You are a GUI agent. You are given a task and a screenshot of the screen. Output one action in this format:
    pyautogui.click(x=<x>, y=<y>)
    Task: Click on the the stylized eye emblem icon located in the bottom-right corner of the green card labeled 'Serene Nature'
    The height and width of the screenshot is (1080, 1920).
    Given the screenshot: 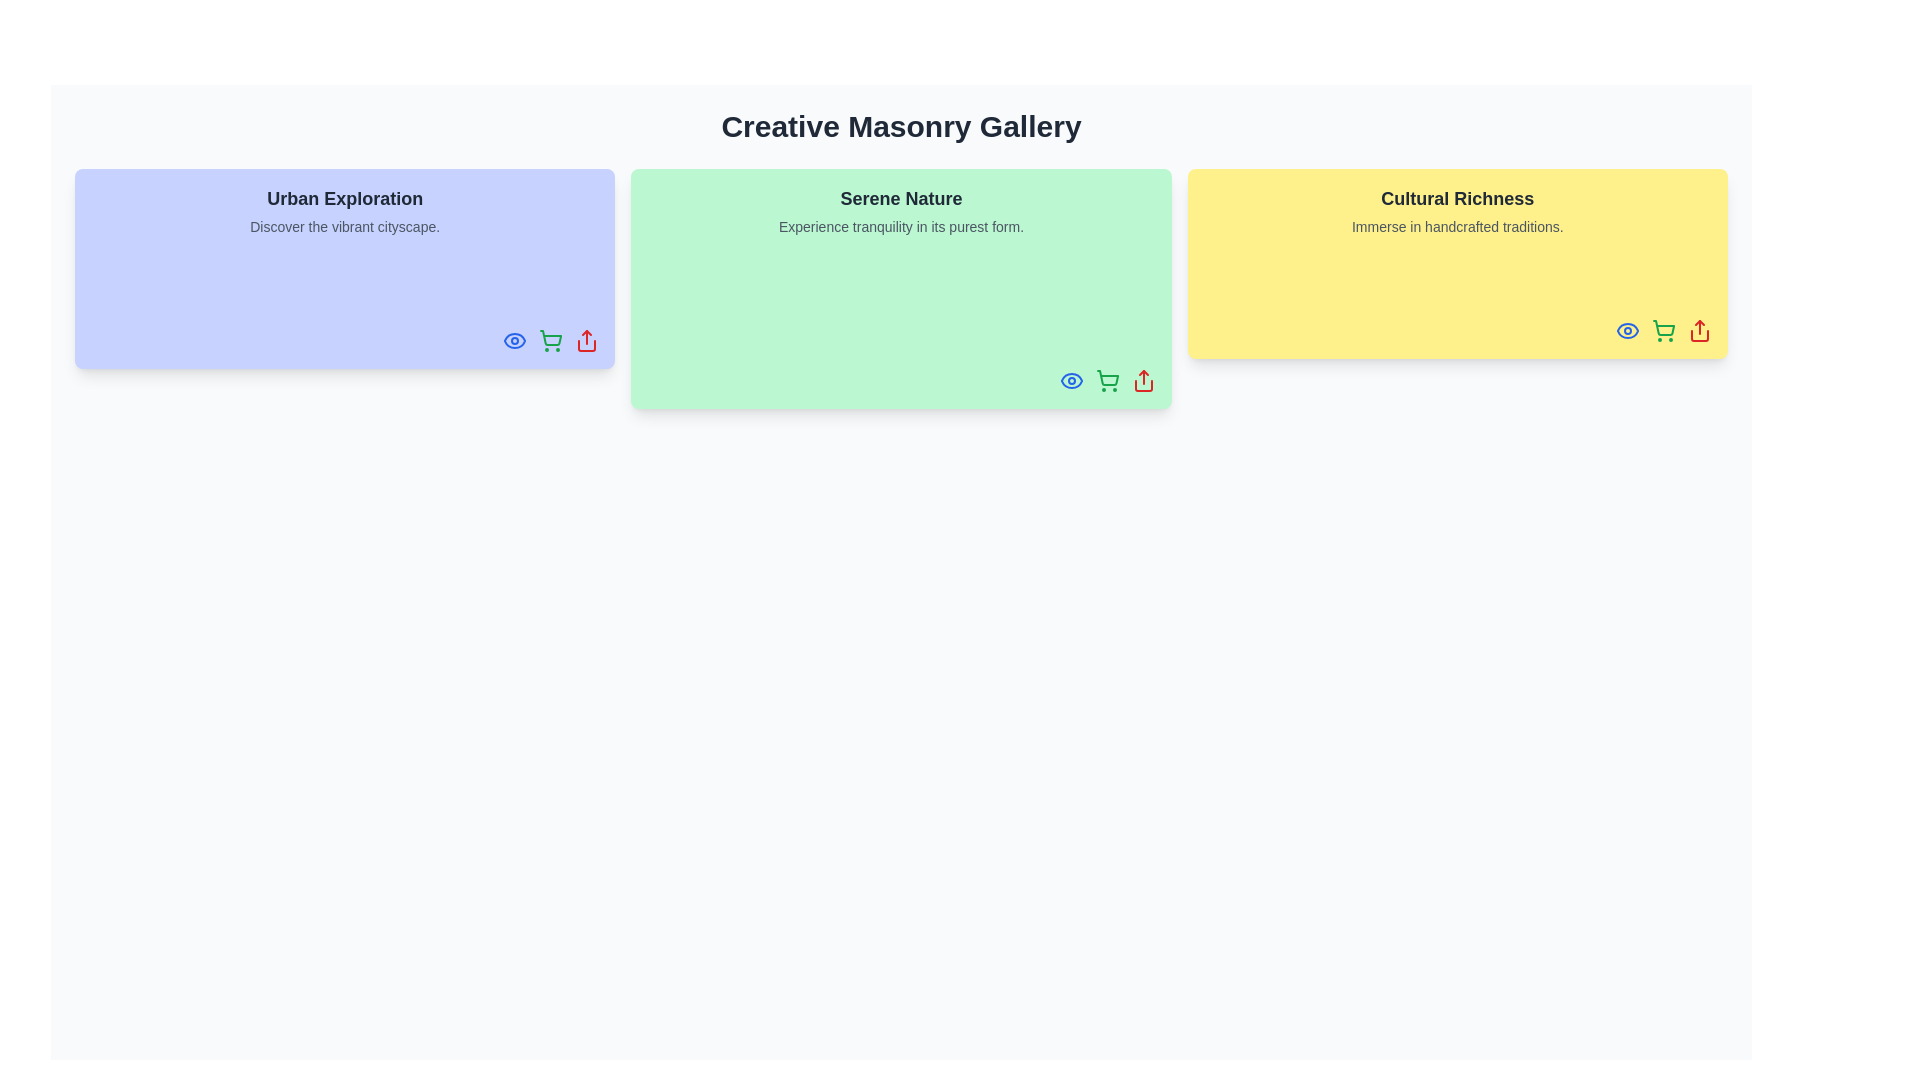 What is the action you would take?
    pyautogui.click(x=515, y=339)
    